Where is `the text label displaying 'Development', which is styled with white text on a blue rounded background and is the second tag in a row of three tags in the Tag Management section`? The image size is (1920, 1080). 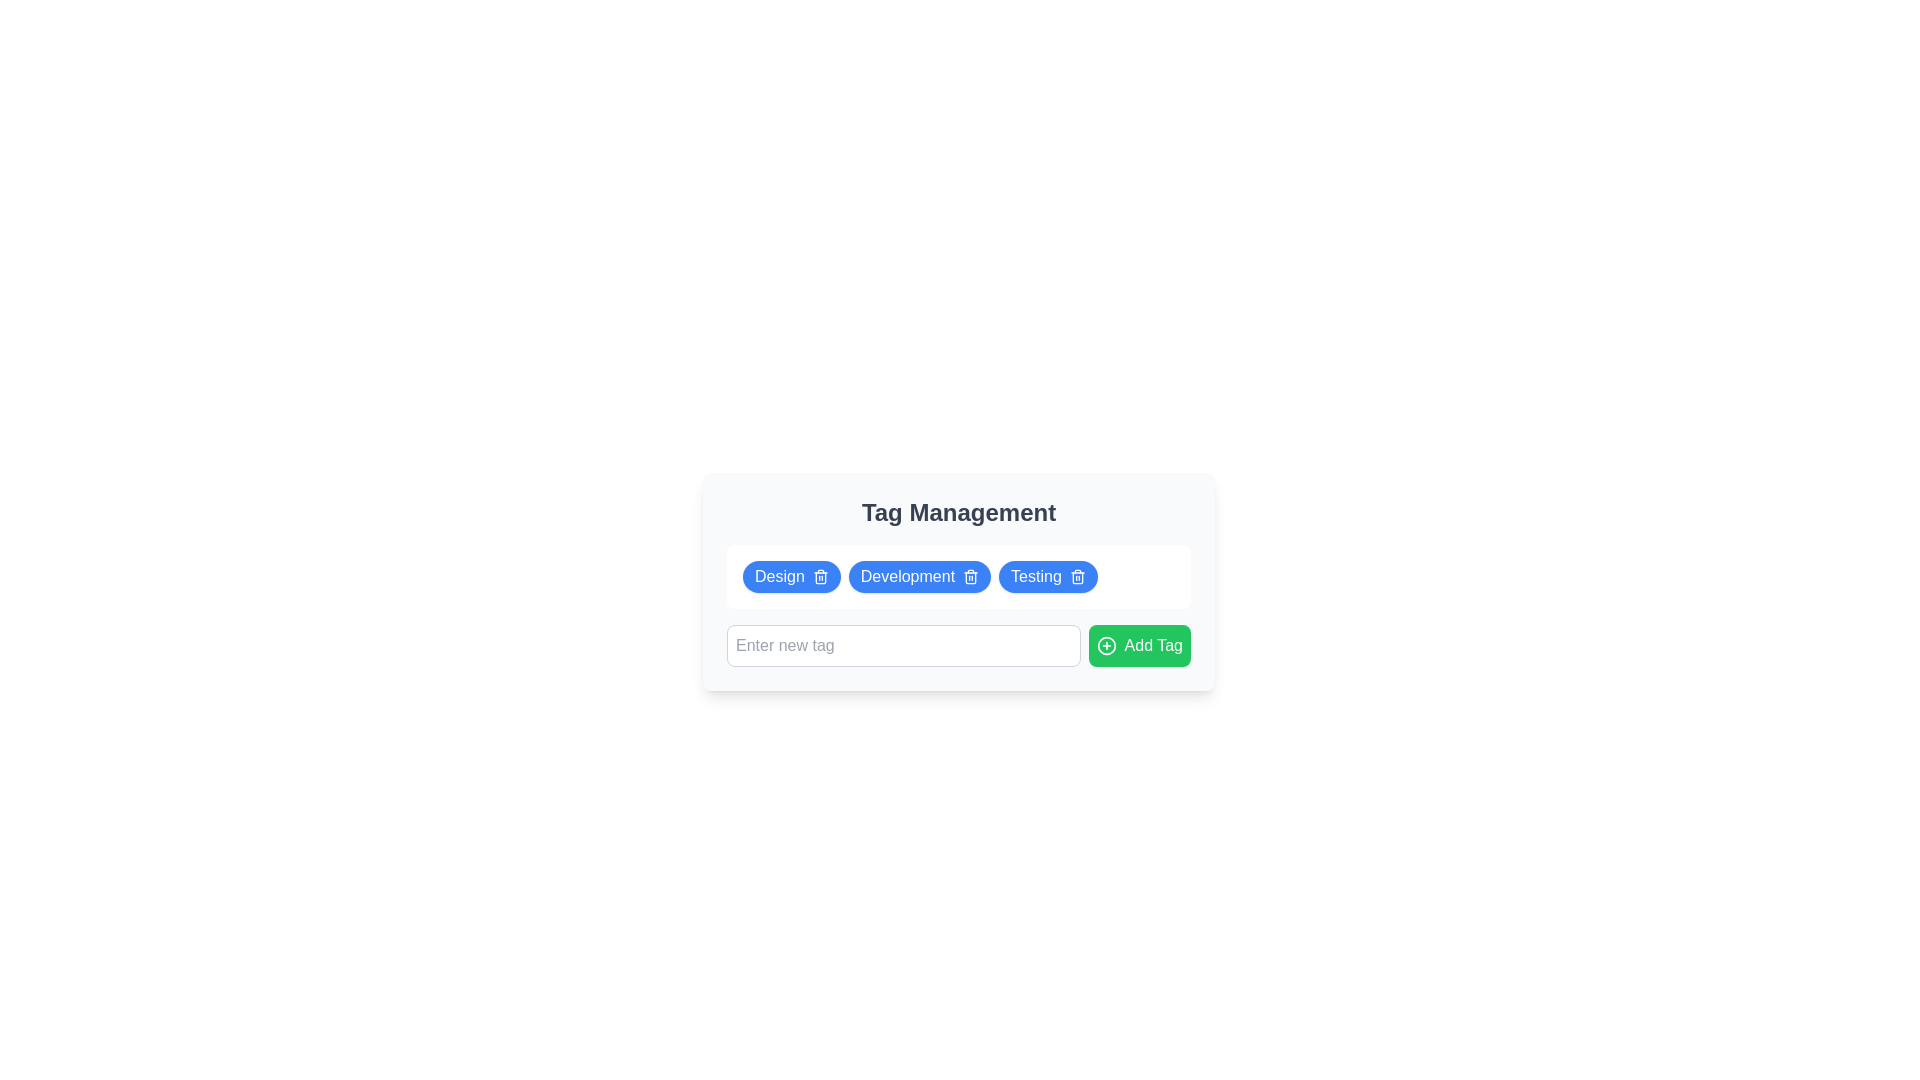
the text label displaying 'Development', which is styled with white text on a blue rounded background and is the second tag in a row of three tags in the Tag Management section is located at coordinates (906, 577).